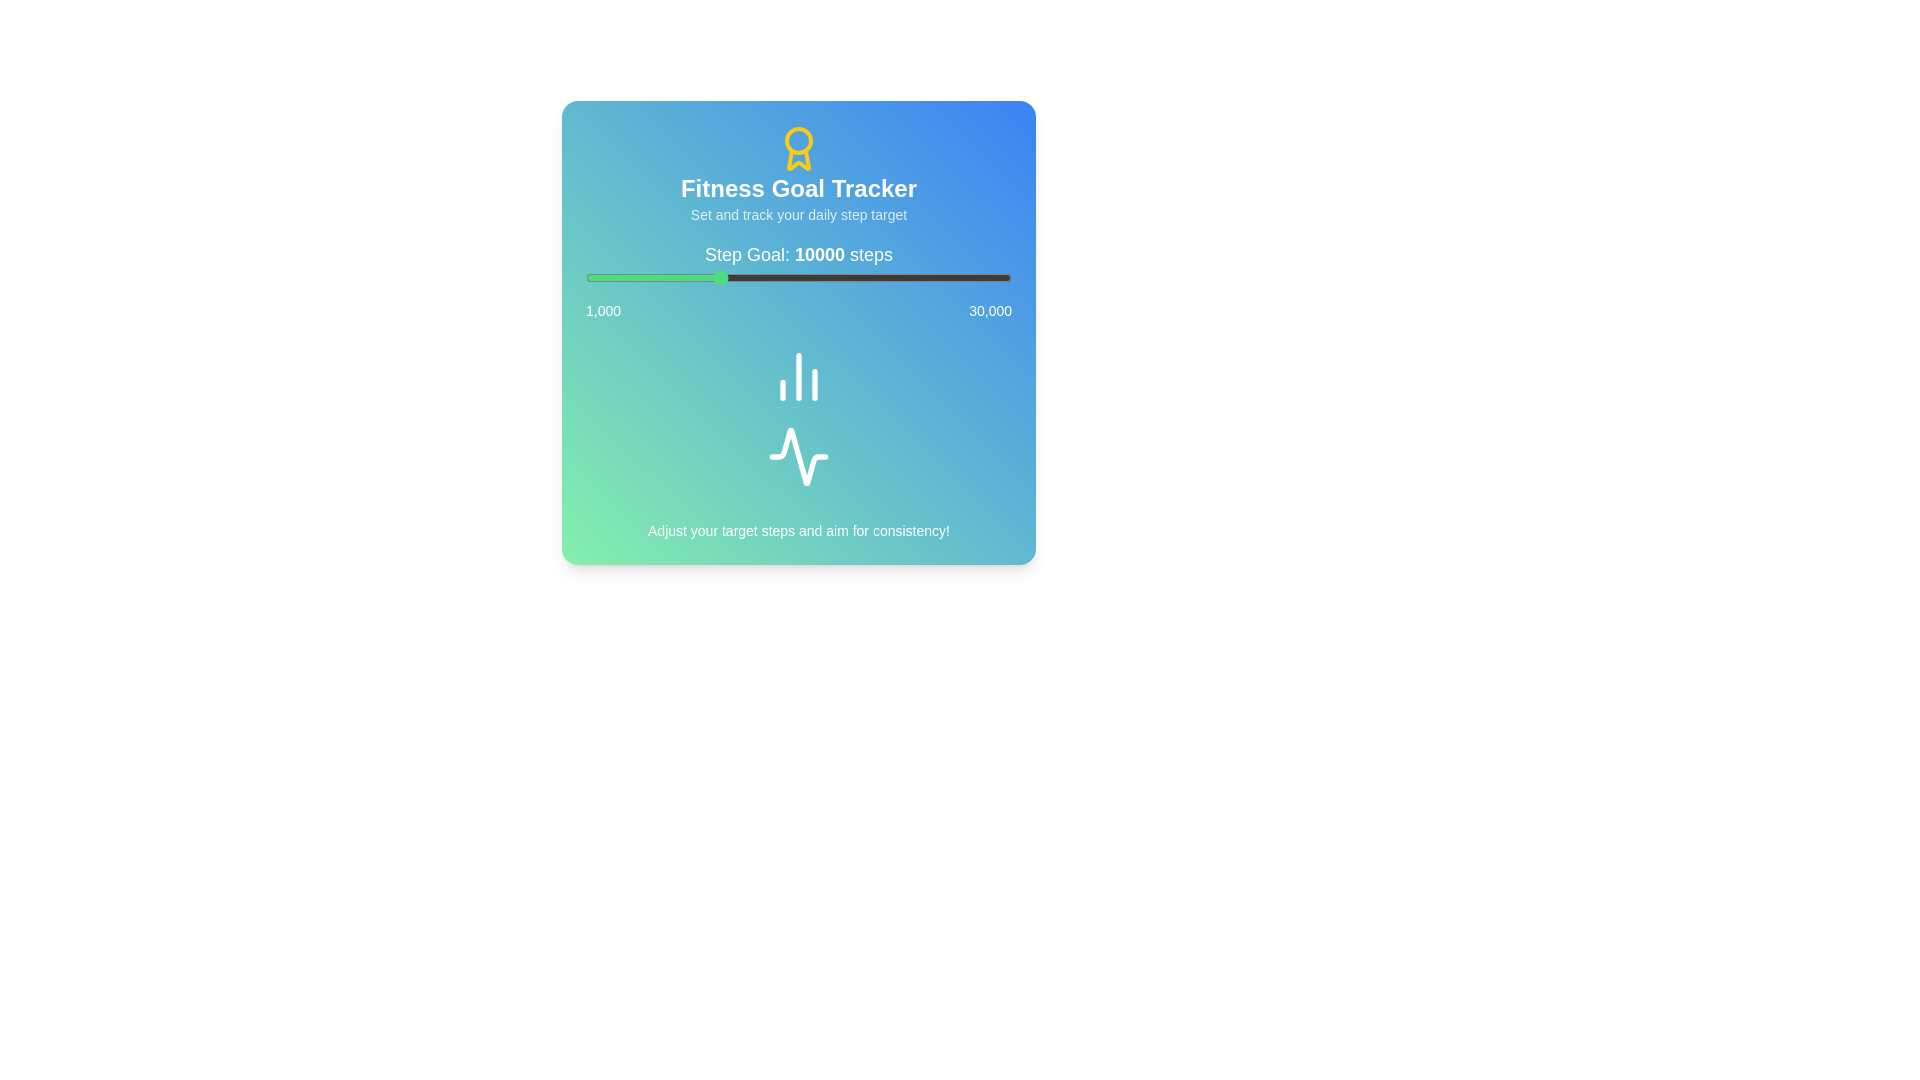  What do you see at coordinates (1008, 277) in the screenshot?
I see `the step goal to 29797 steps using the slider` at bounding box center [1008, 277].